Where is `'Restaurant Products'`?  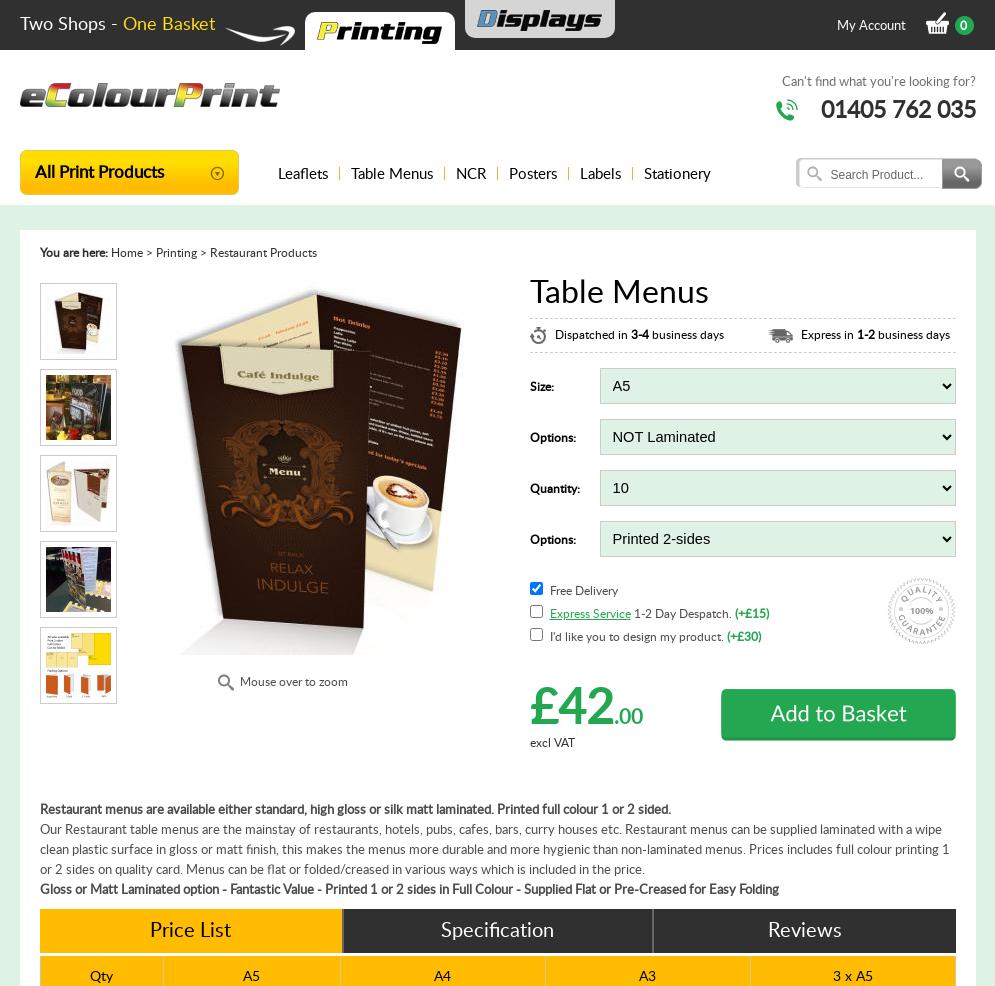
'Restaurant Products' is located at coordinates (262, 252).